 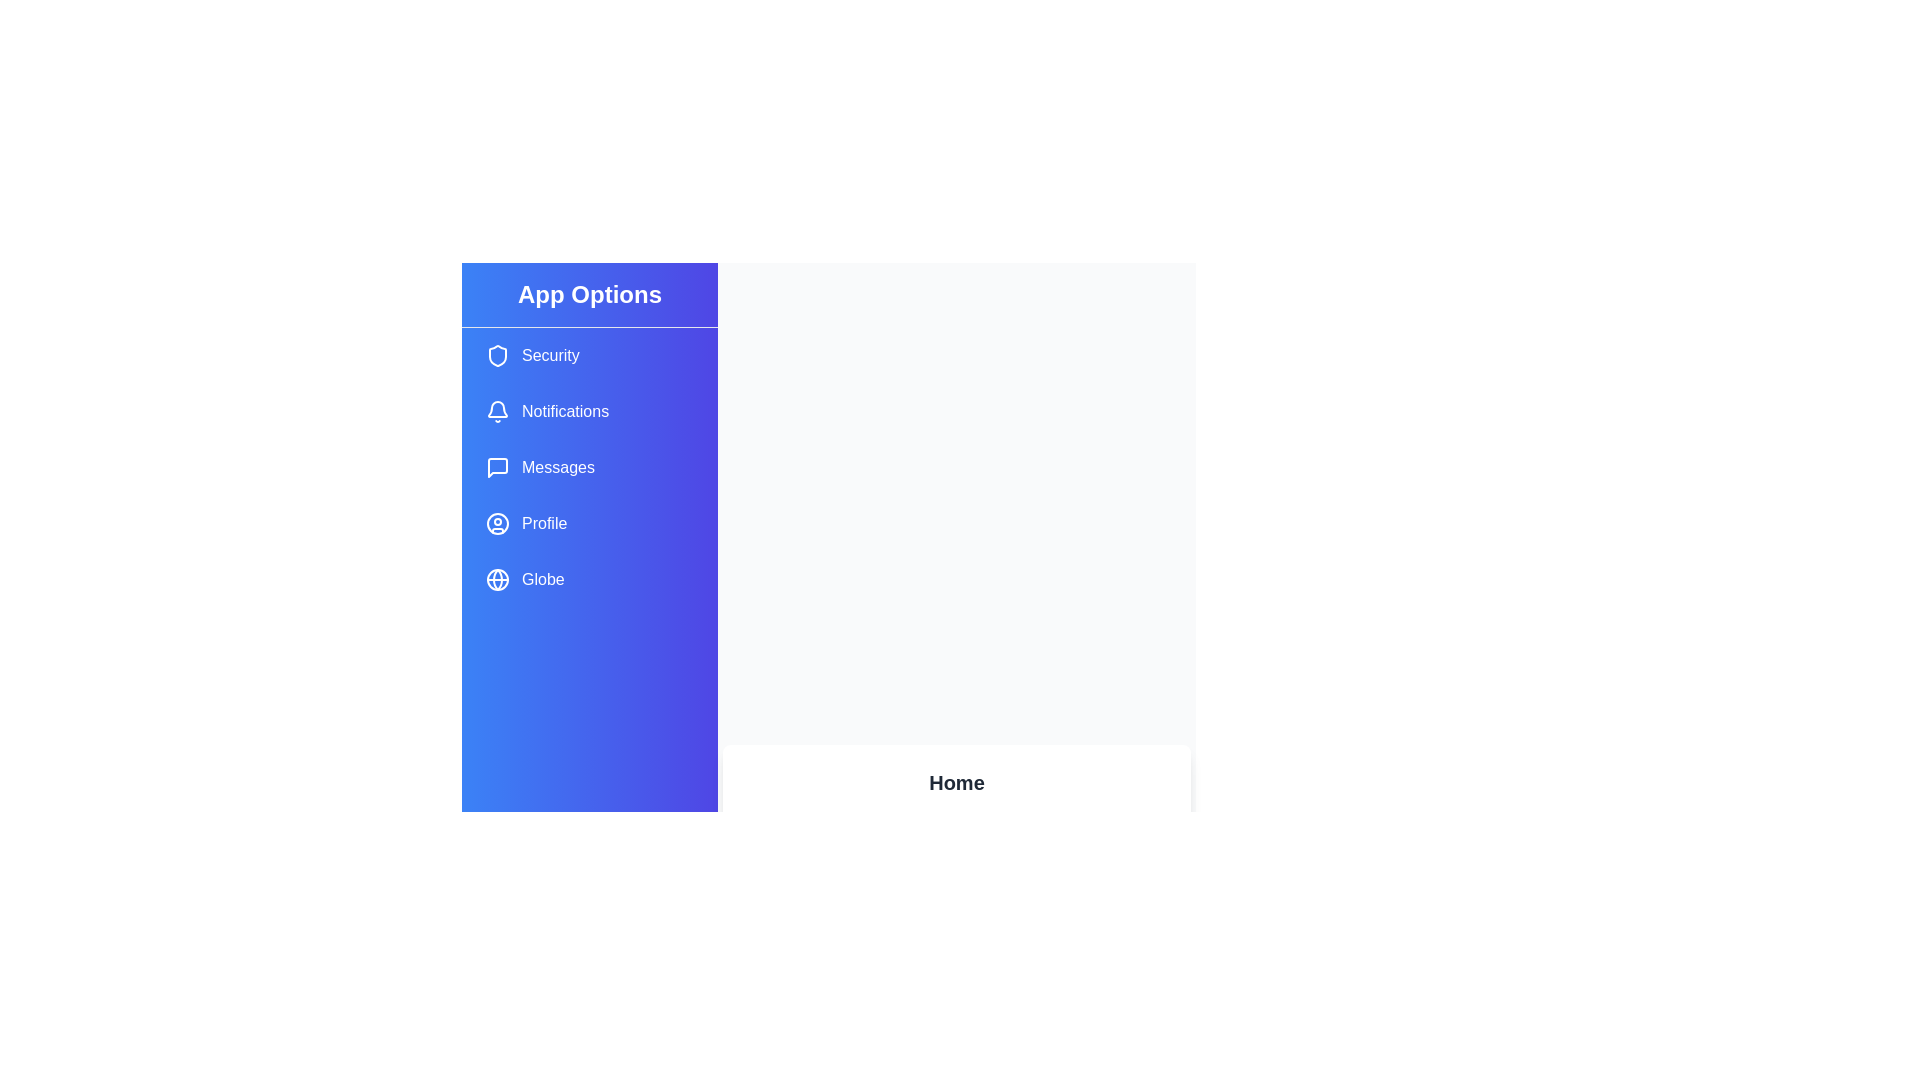 What do you see at coordinates (589, 467) in the screenshot?
I see `the sidebar item labeled Messages to see the visual change` at bounding box center [589, 467].